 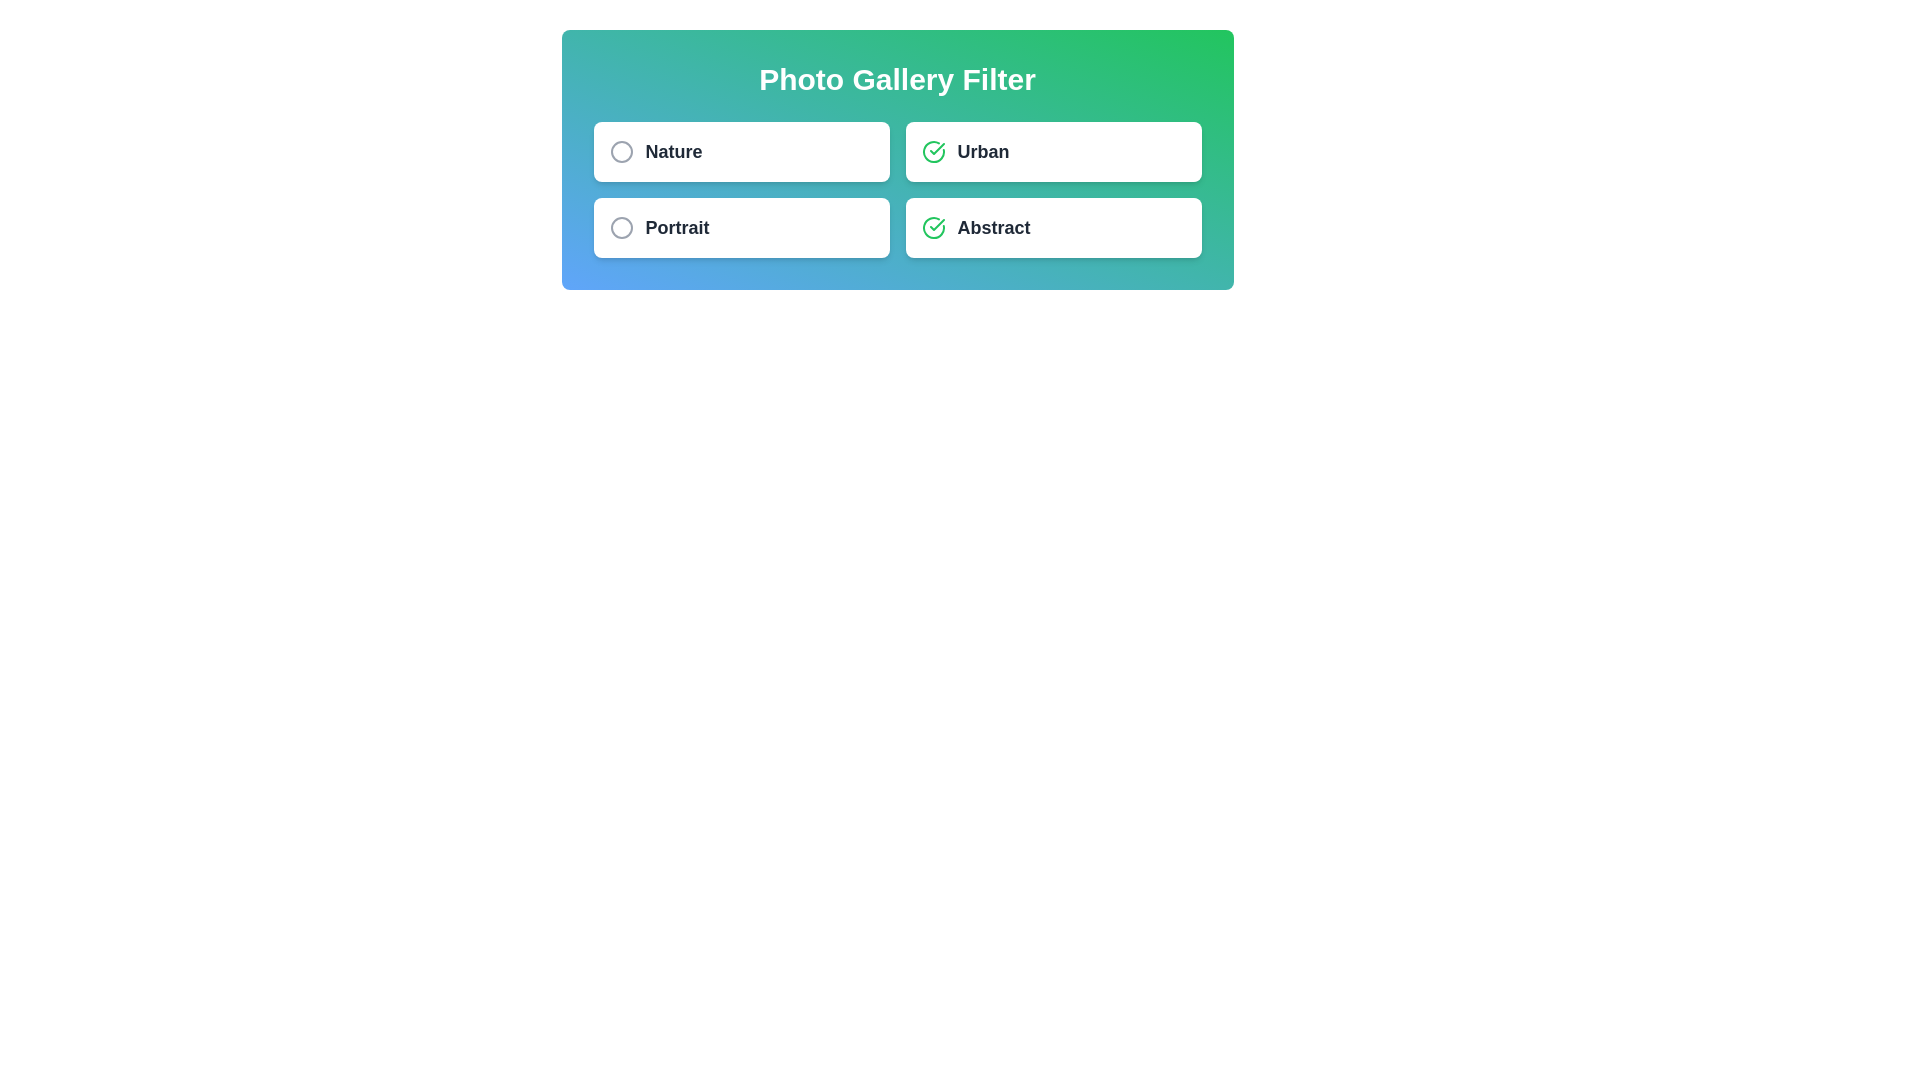 I want to click on the filter item Urban, so click(x=1052, y=150).